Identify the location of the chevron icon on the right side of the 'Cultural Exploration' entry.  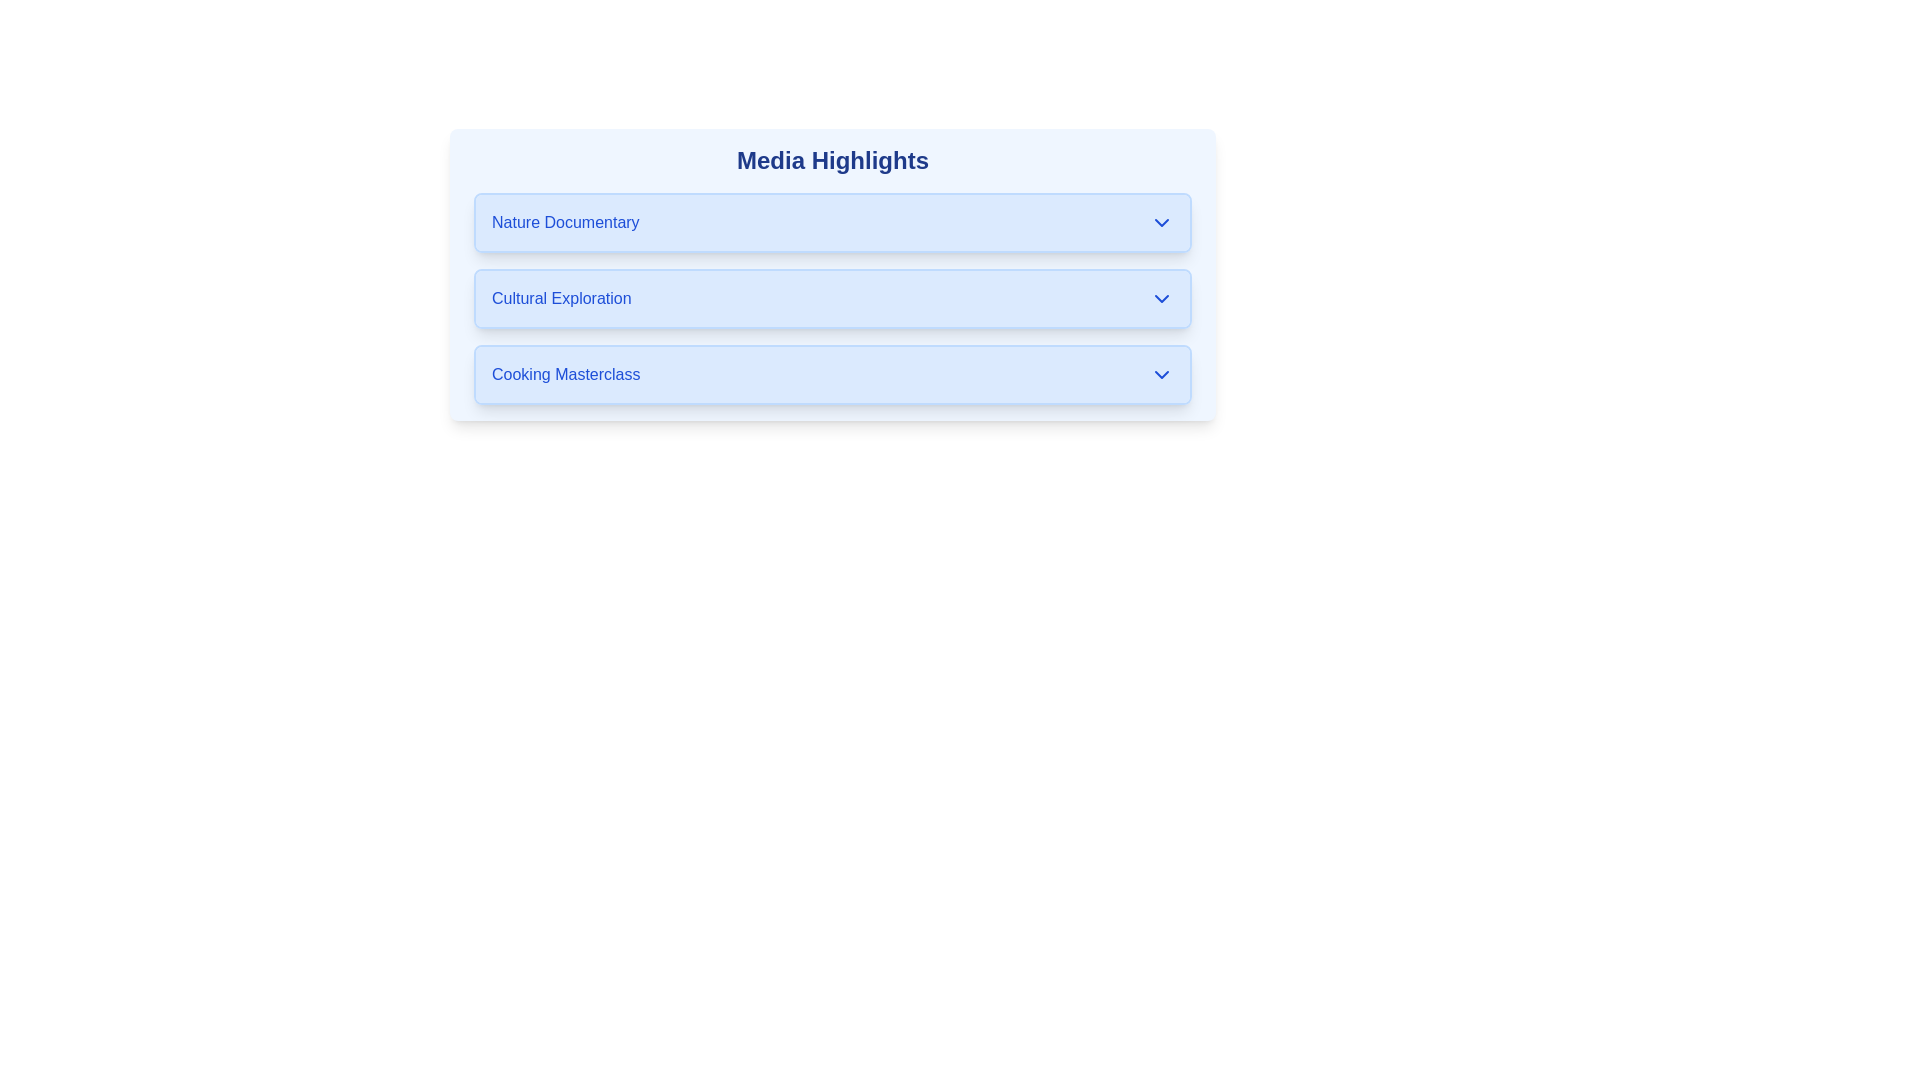
(1161, 299).